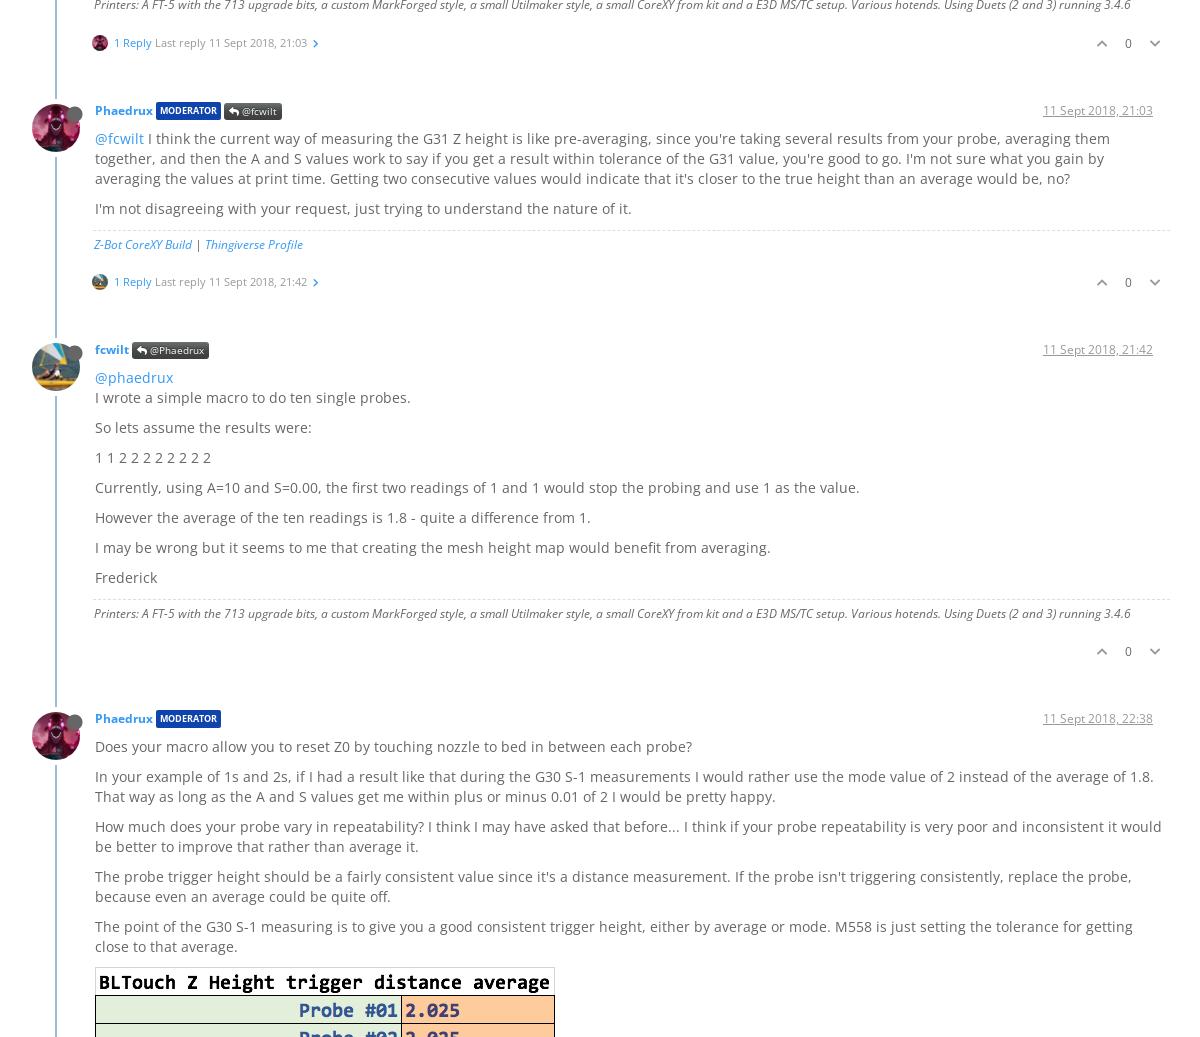  What do you see at coordinates (1043, 716) in the screenshot?
I see `'11 Sept 2018, 22:38'` at bounding box center [1043, 716].